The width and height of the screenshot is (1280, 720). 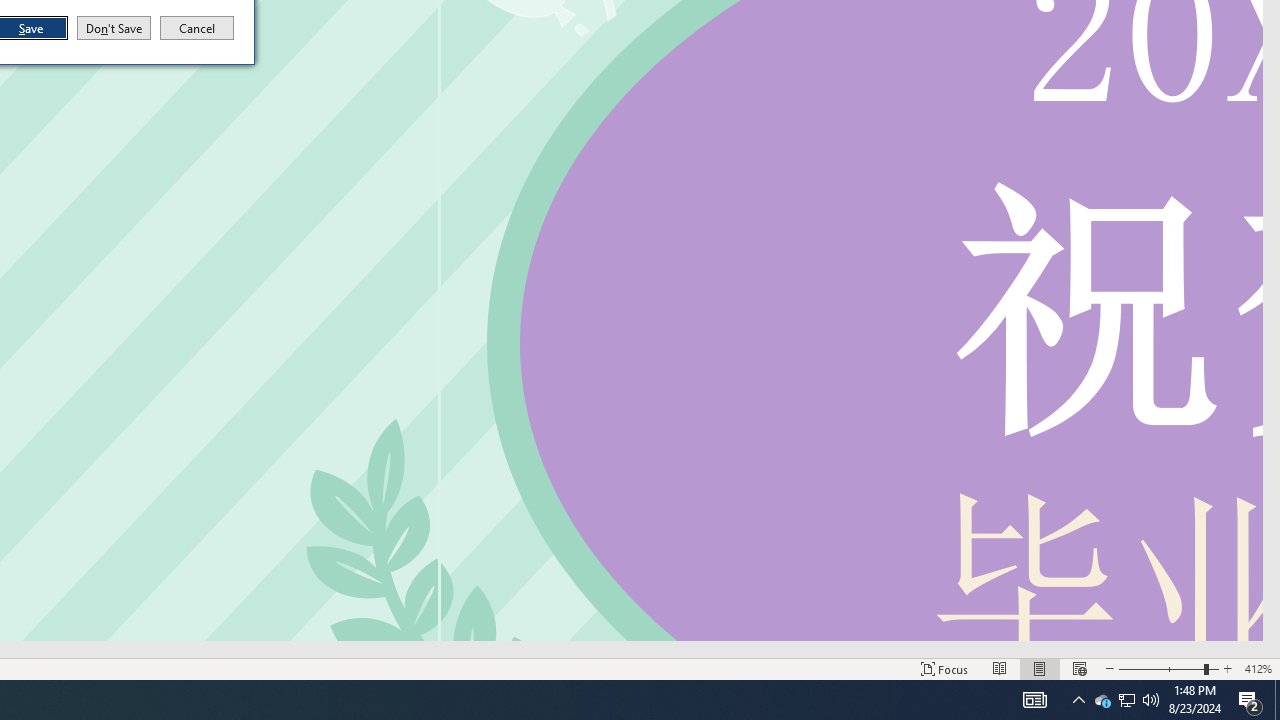 I want to click on 'AutomationID: 4105', so click(x=1034, y=698).